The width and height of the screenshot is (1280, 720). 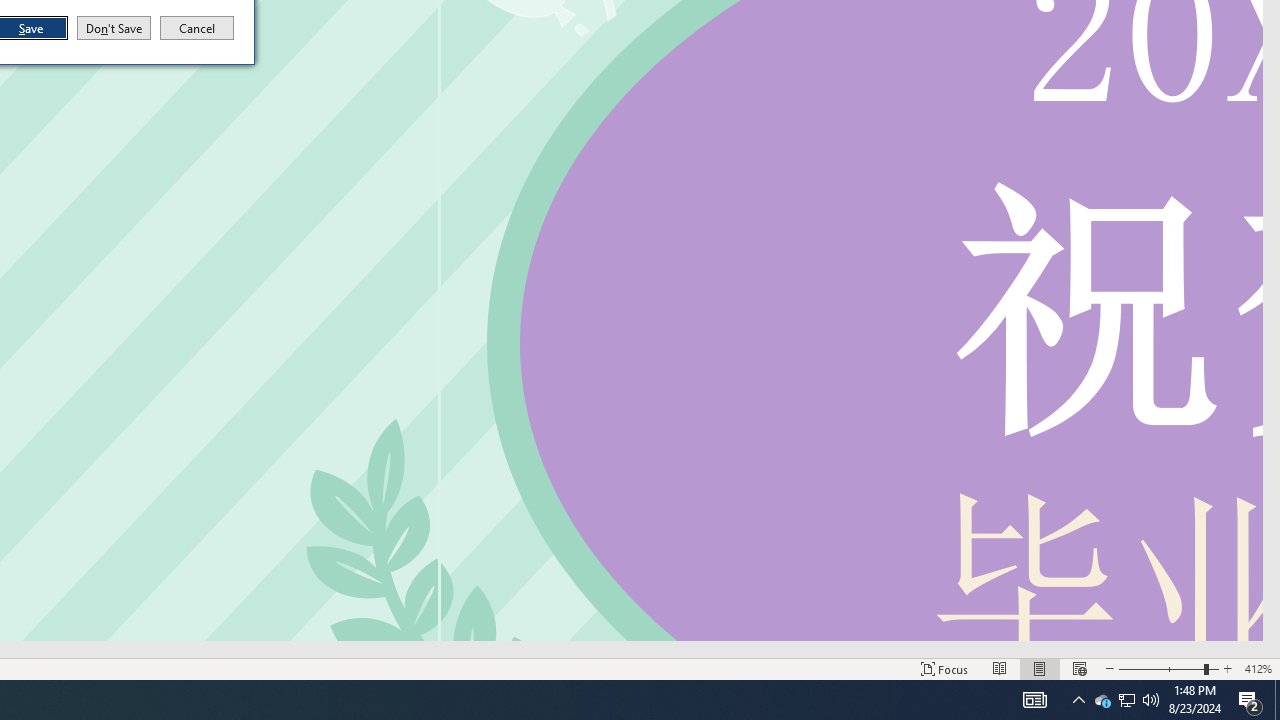 I want to click on 'AutomationID: 4105', so click(x=1034, y=698).